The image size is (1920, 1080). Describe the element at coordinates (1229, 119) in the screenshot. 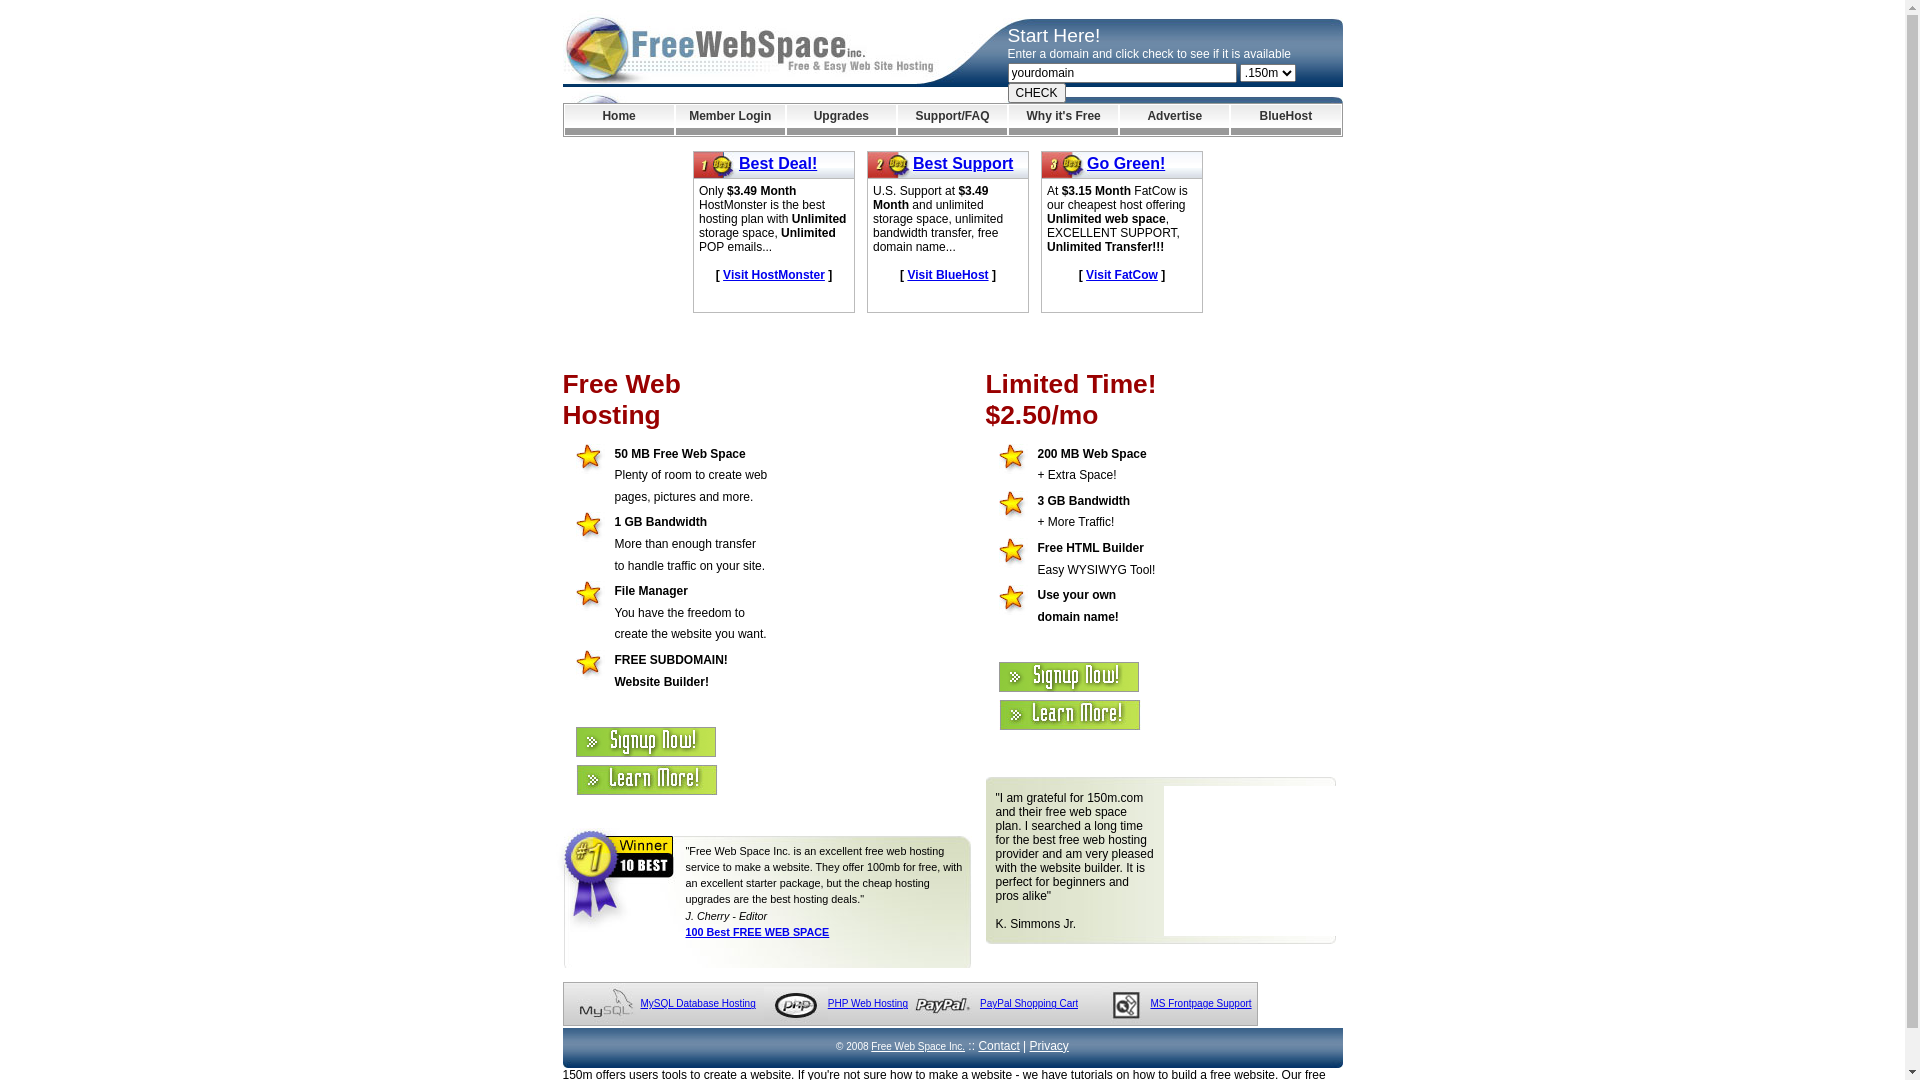

I see `'BlueHost'` at that location.